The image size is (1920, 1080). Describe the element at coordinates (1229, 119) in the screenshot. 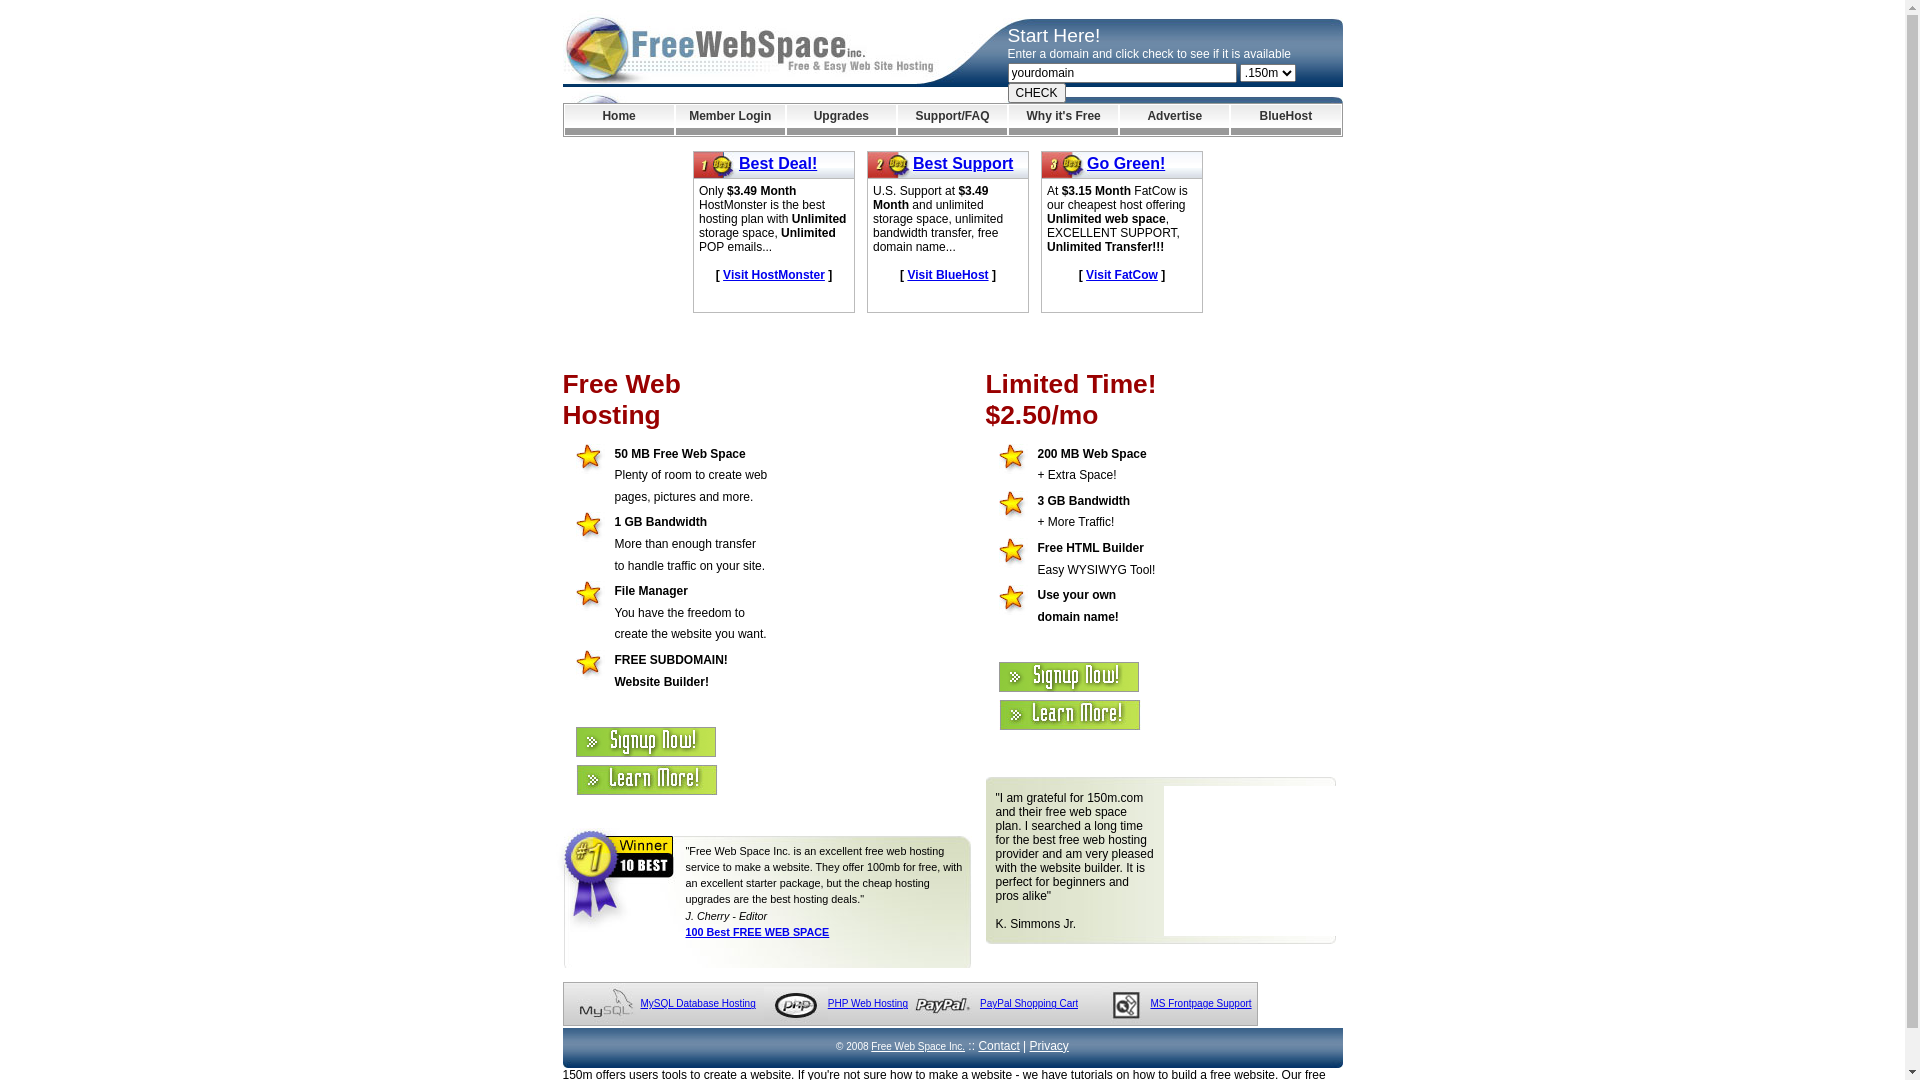

I see `'BlueHost'` at that location.